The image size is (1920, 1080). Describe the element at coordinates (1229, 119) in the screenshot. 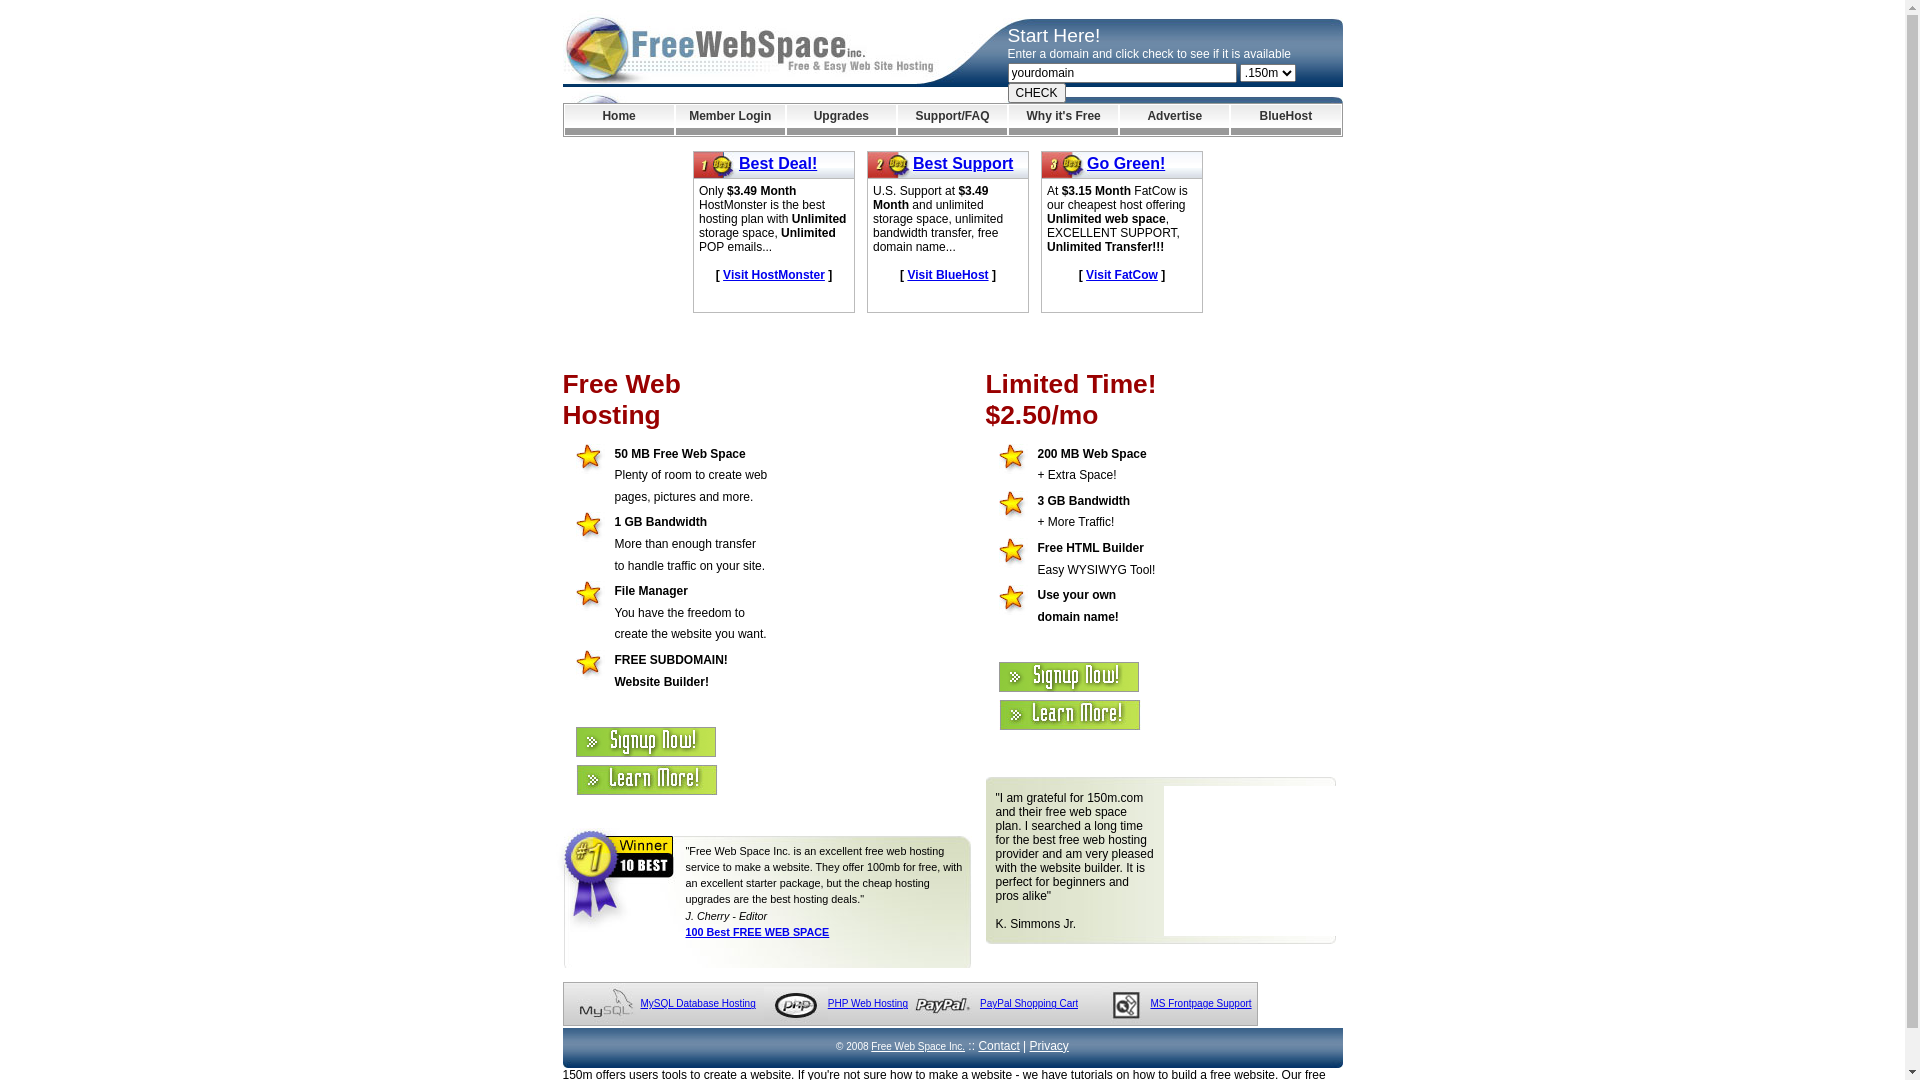

I see `'BlueHost'` at that location.